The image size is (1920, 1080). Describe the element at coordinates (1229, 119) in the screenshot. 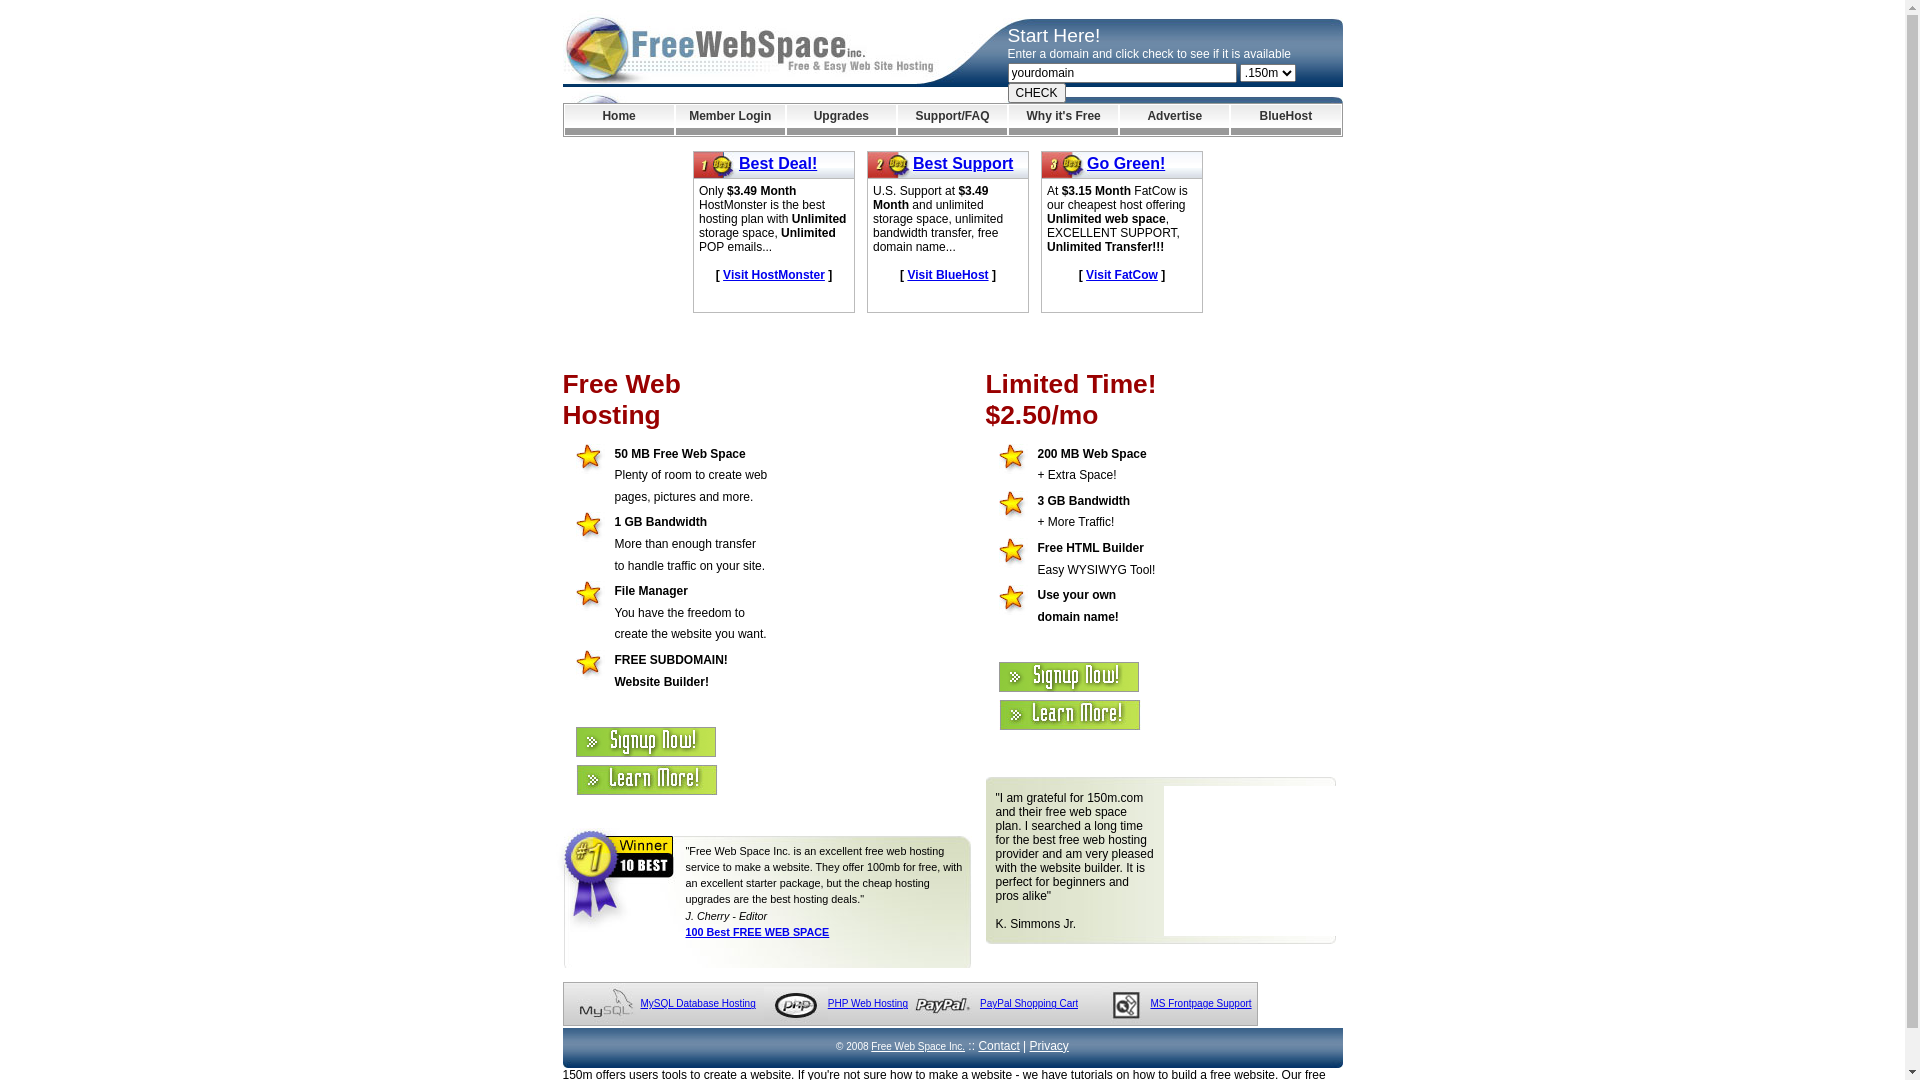

I see `'BlueHost'` at that location.